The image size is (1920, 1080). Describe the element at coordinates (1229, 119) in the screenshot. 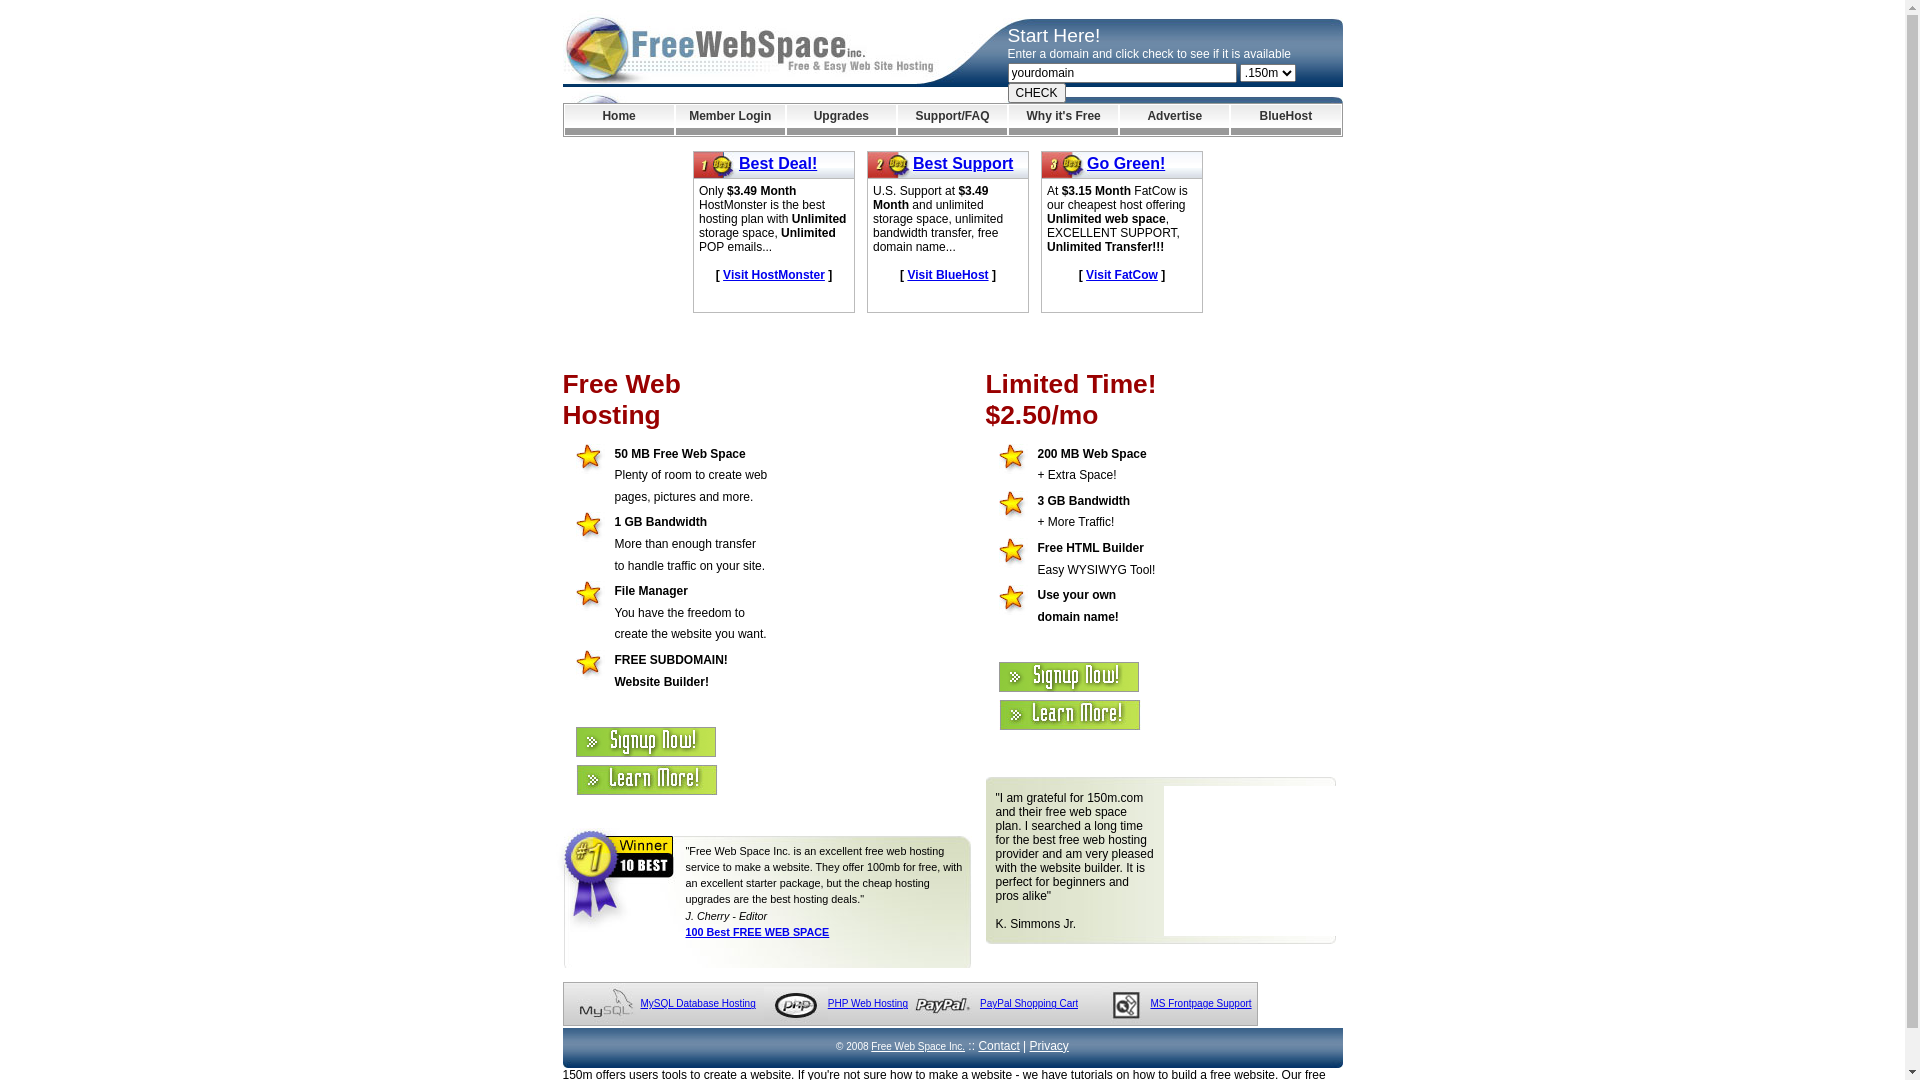

I see `'BlueHost'` at that location.